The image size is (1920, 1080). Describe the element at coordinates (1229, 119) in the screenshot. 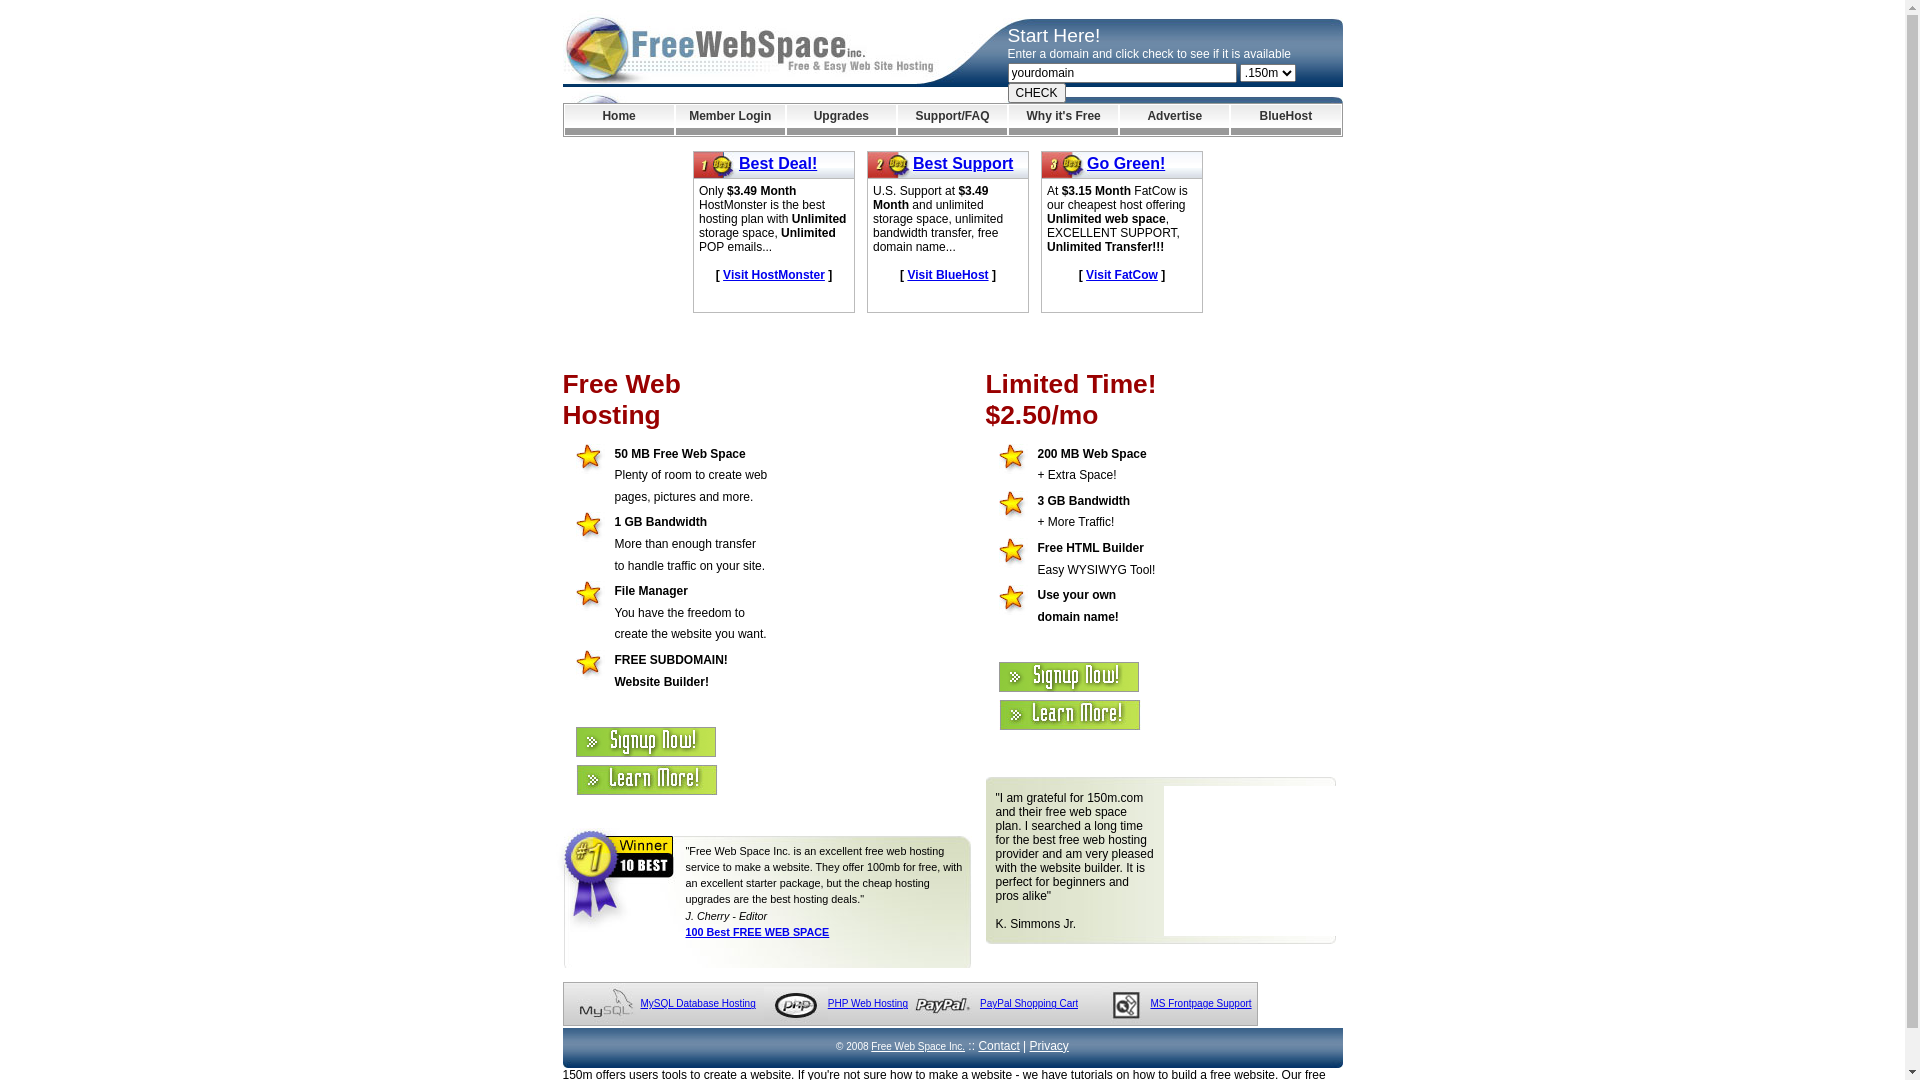

I see `'BlueHost'` at that location.